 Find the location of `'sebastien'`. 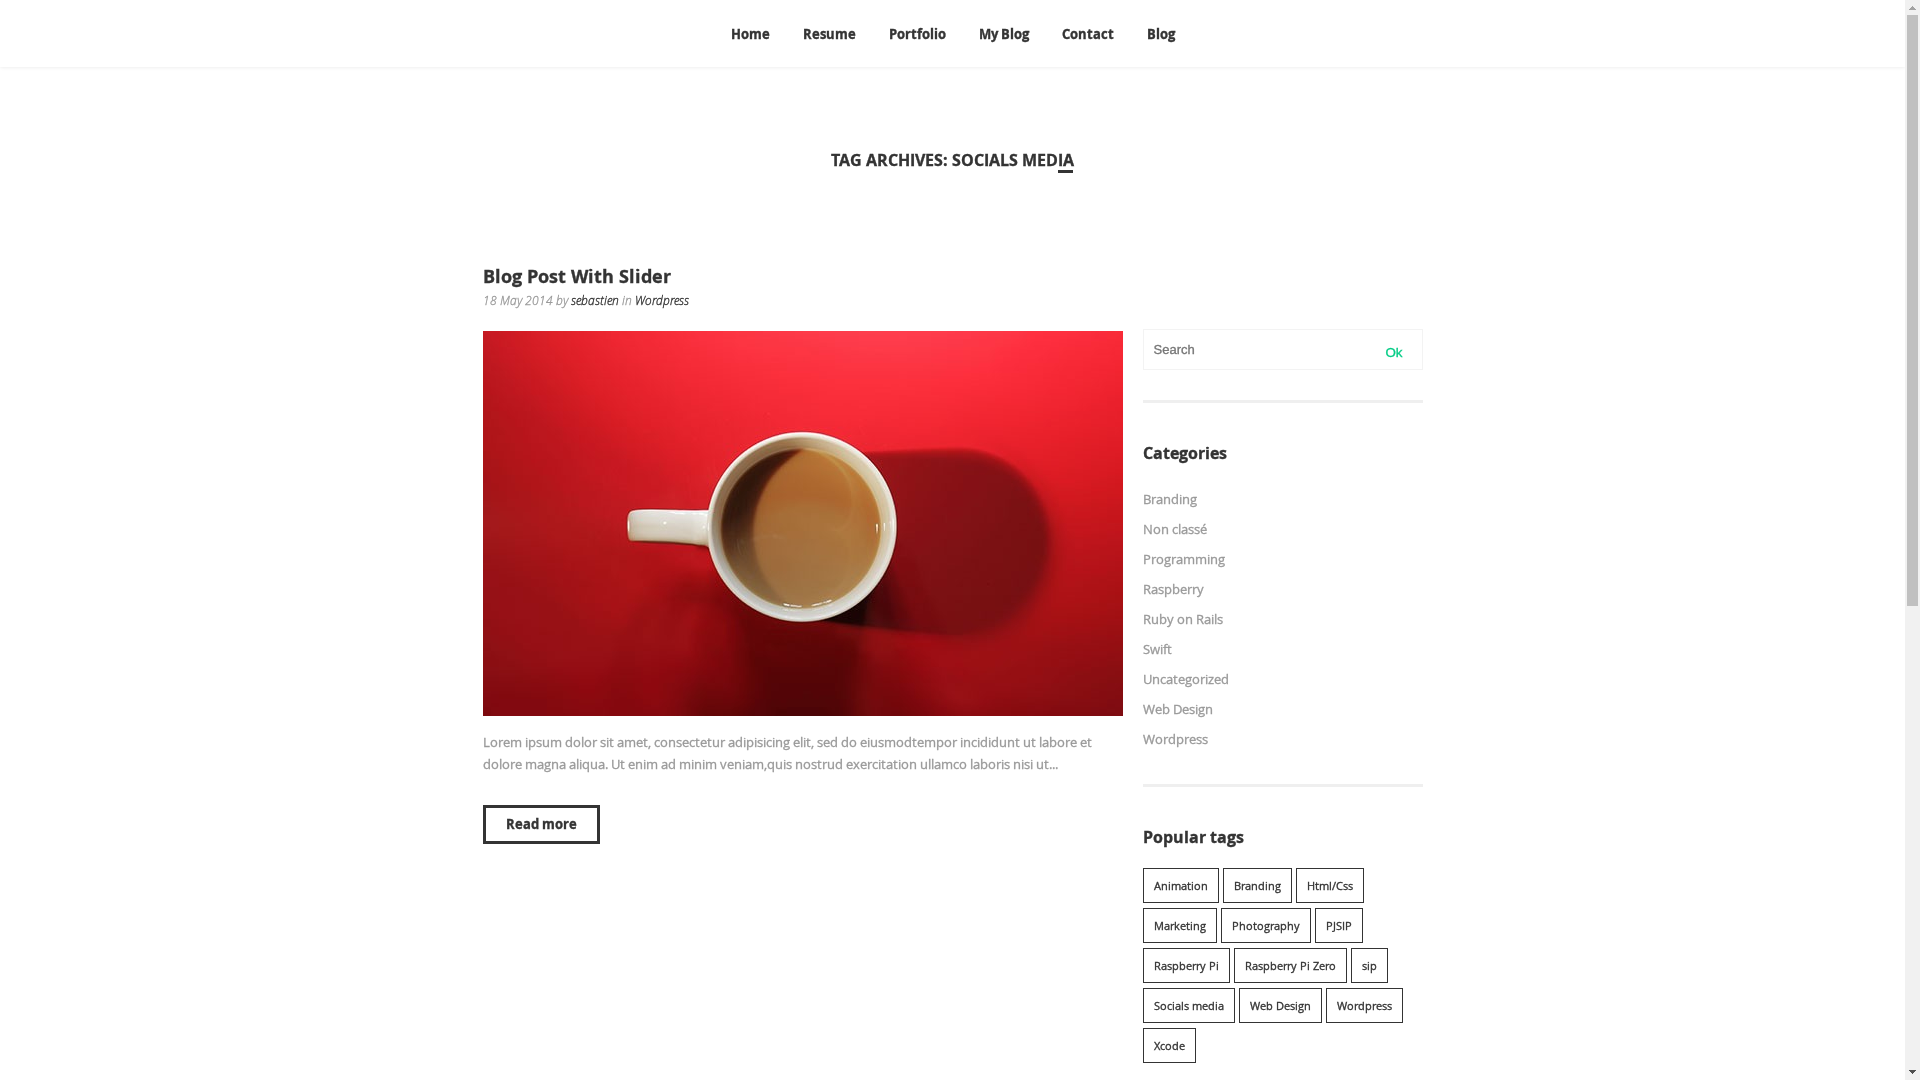

'sebastien' is located at coordinates (569, 300).